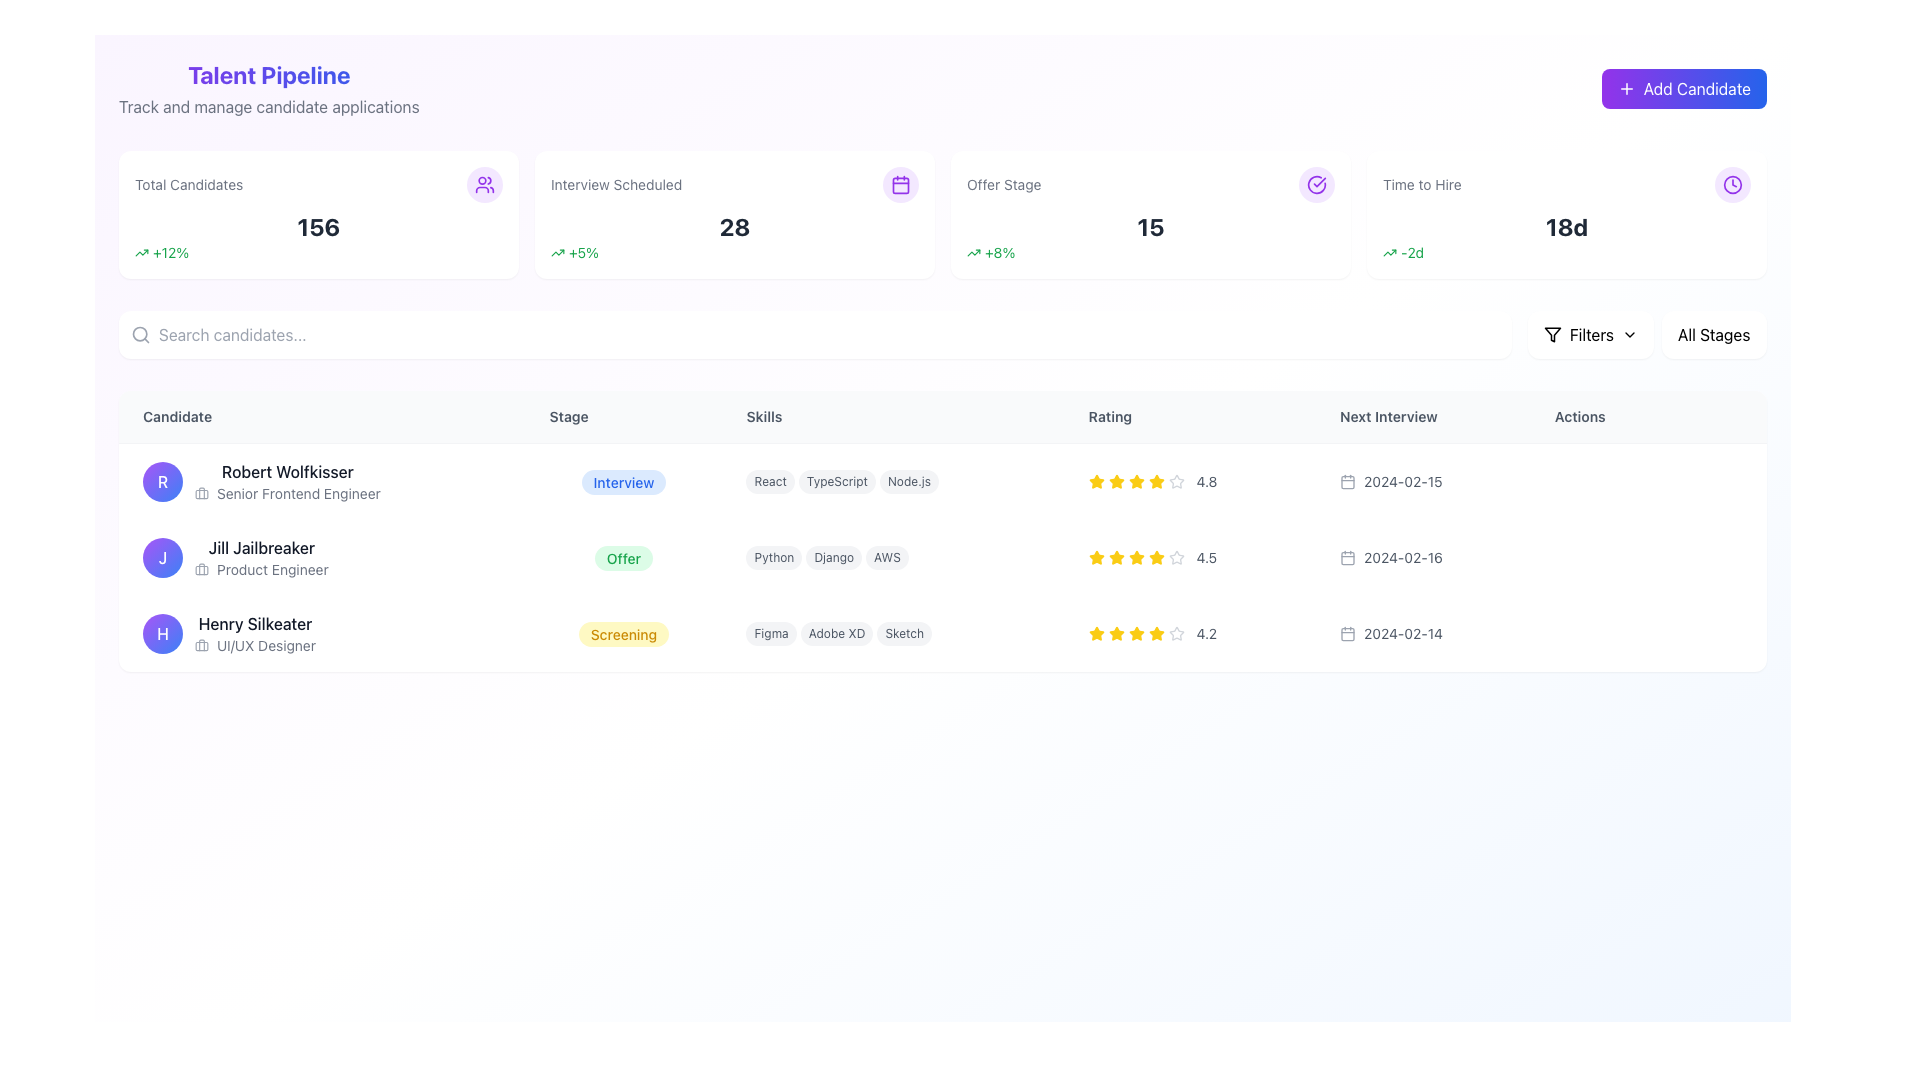 The width and height of the screenshot is (1920, 1080). I want to click on the '+' icon within the 'Add Candidate' button, which has a gradient blue background and is located in the top-right corner of the interface, to initiate adding a candidate, so click(1626, 87).